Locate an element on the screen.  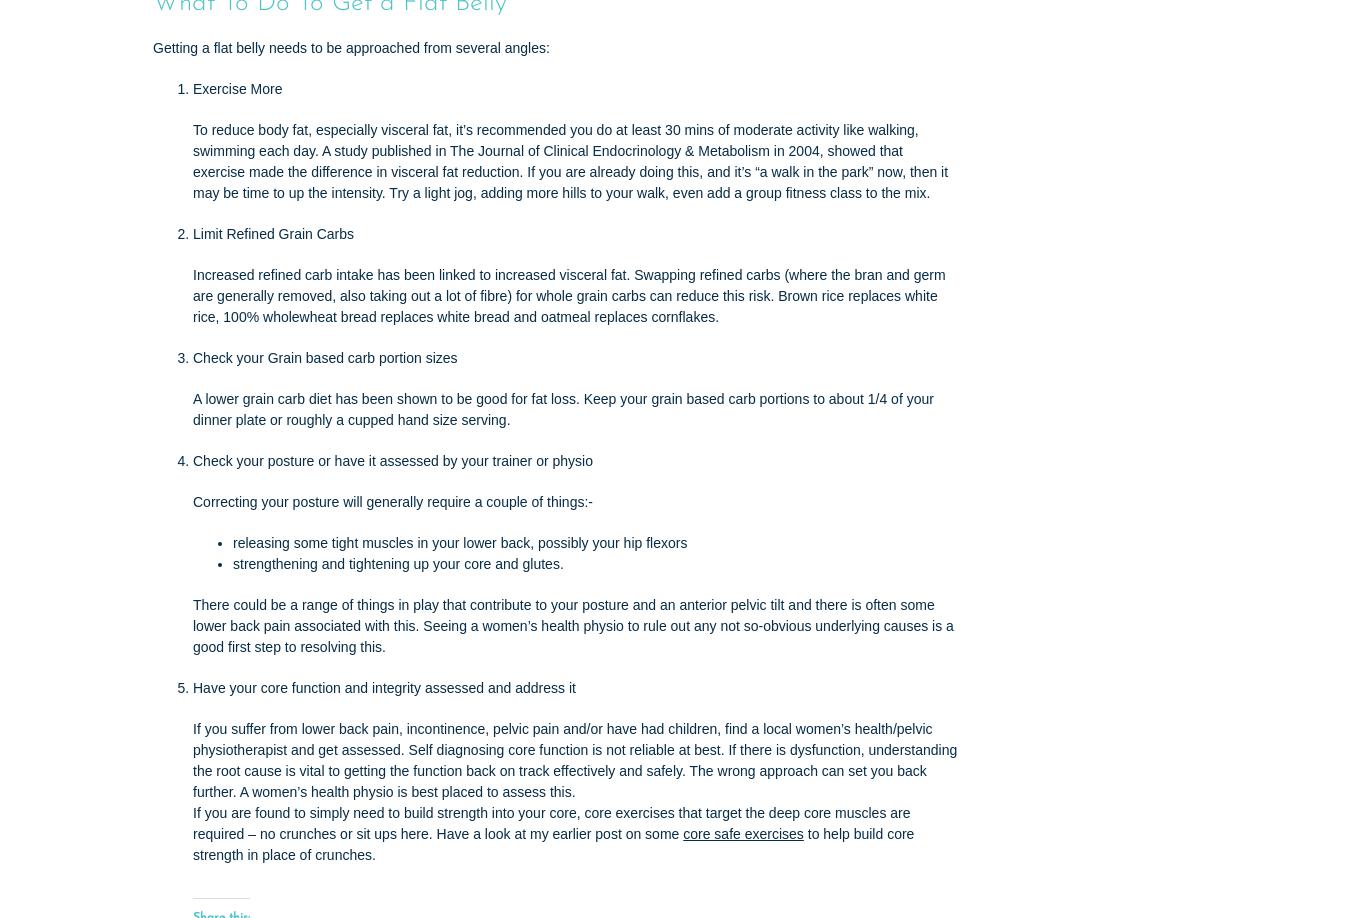
'Have your core function and integrity assessed and address it' is located at coordinates (192, 688).